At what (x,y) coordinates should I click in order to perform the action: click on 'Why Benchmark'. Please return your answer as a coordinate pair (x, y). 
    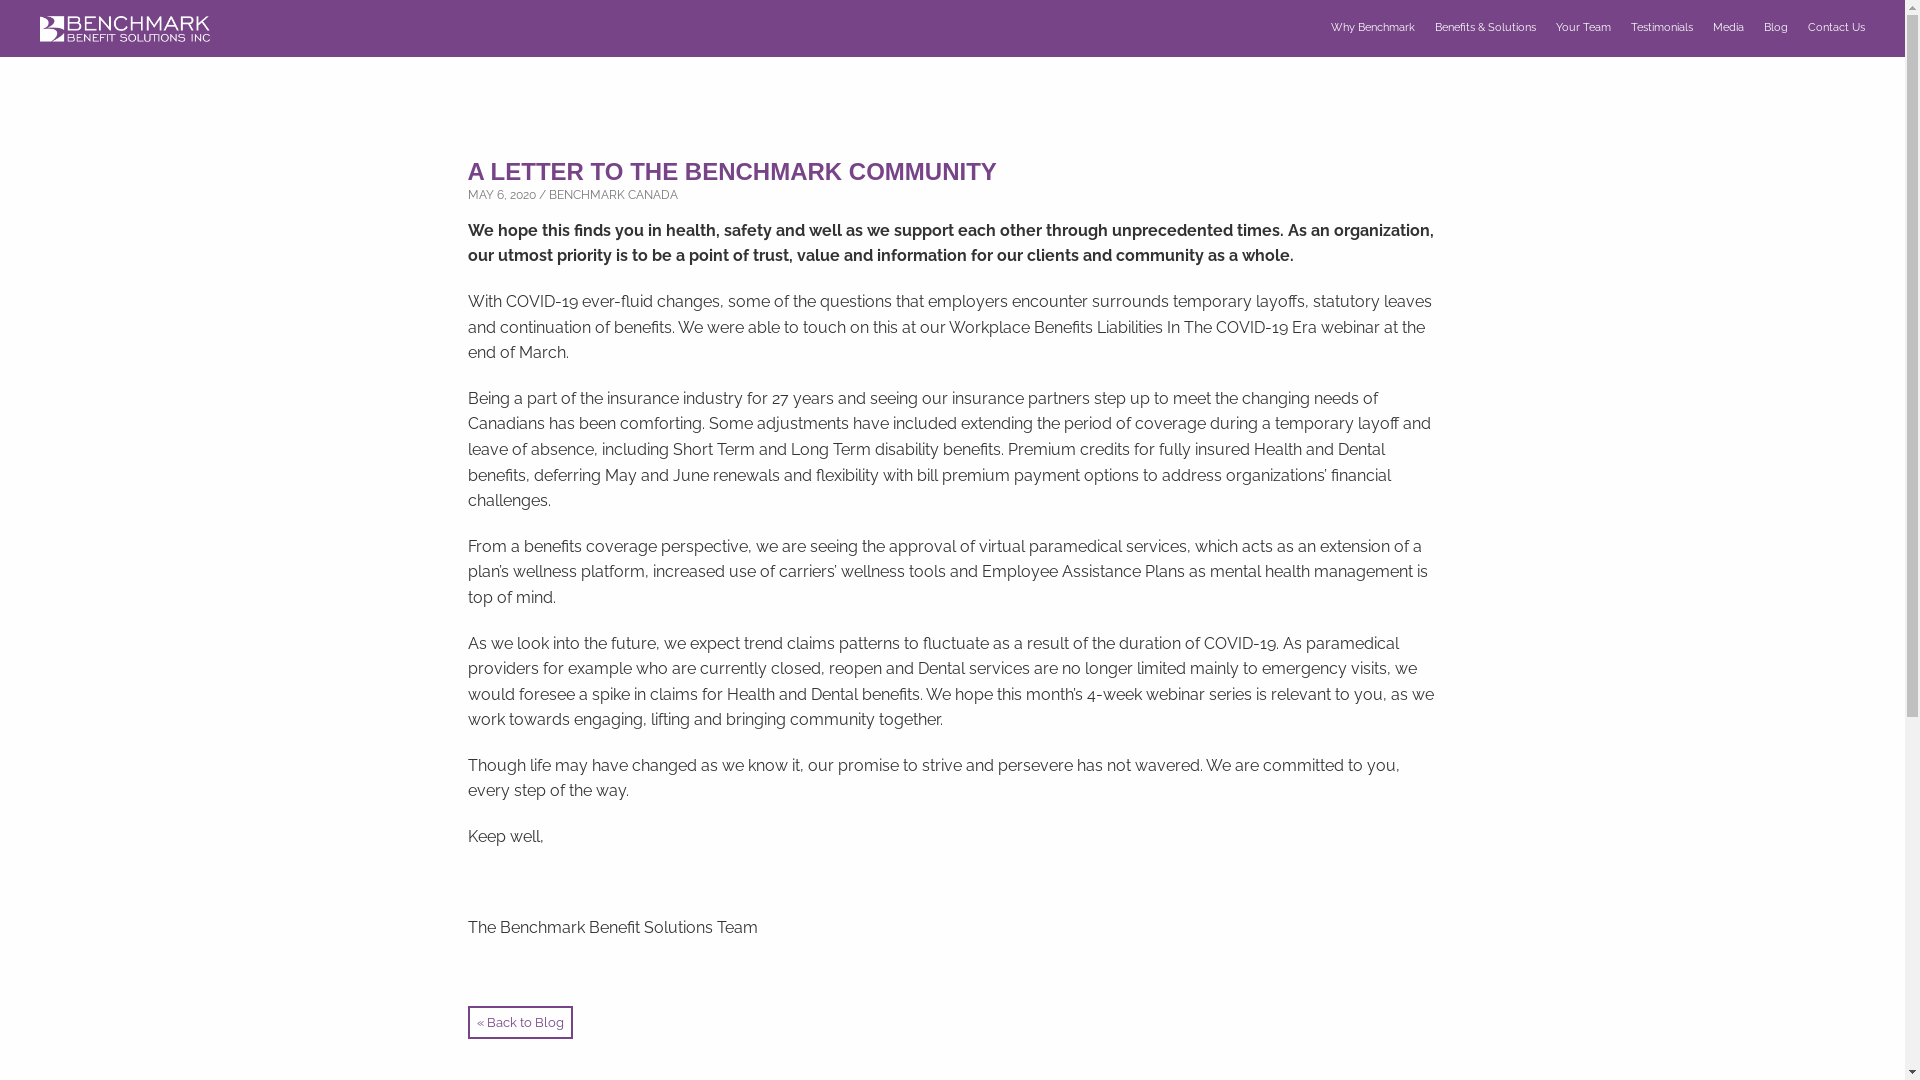
    Looking at the image, I should click on (1330, 27).